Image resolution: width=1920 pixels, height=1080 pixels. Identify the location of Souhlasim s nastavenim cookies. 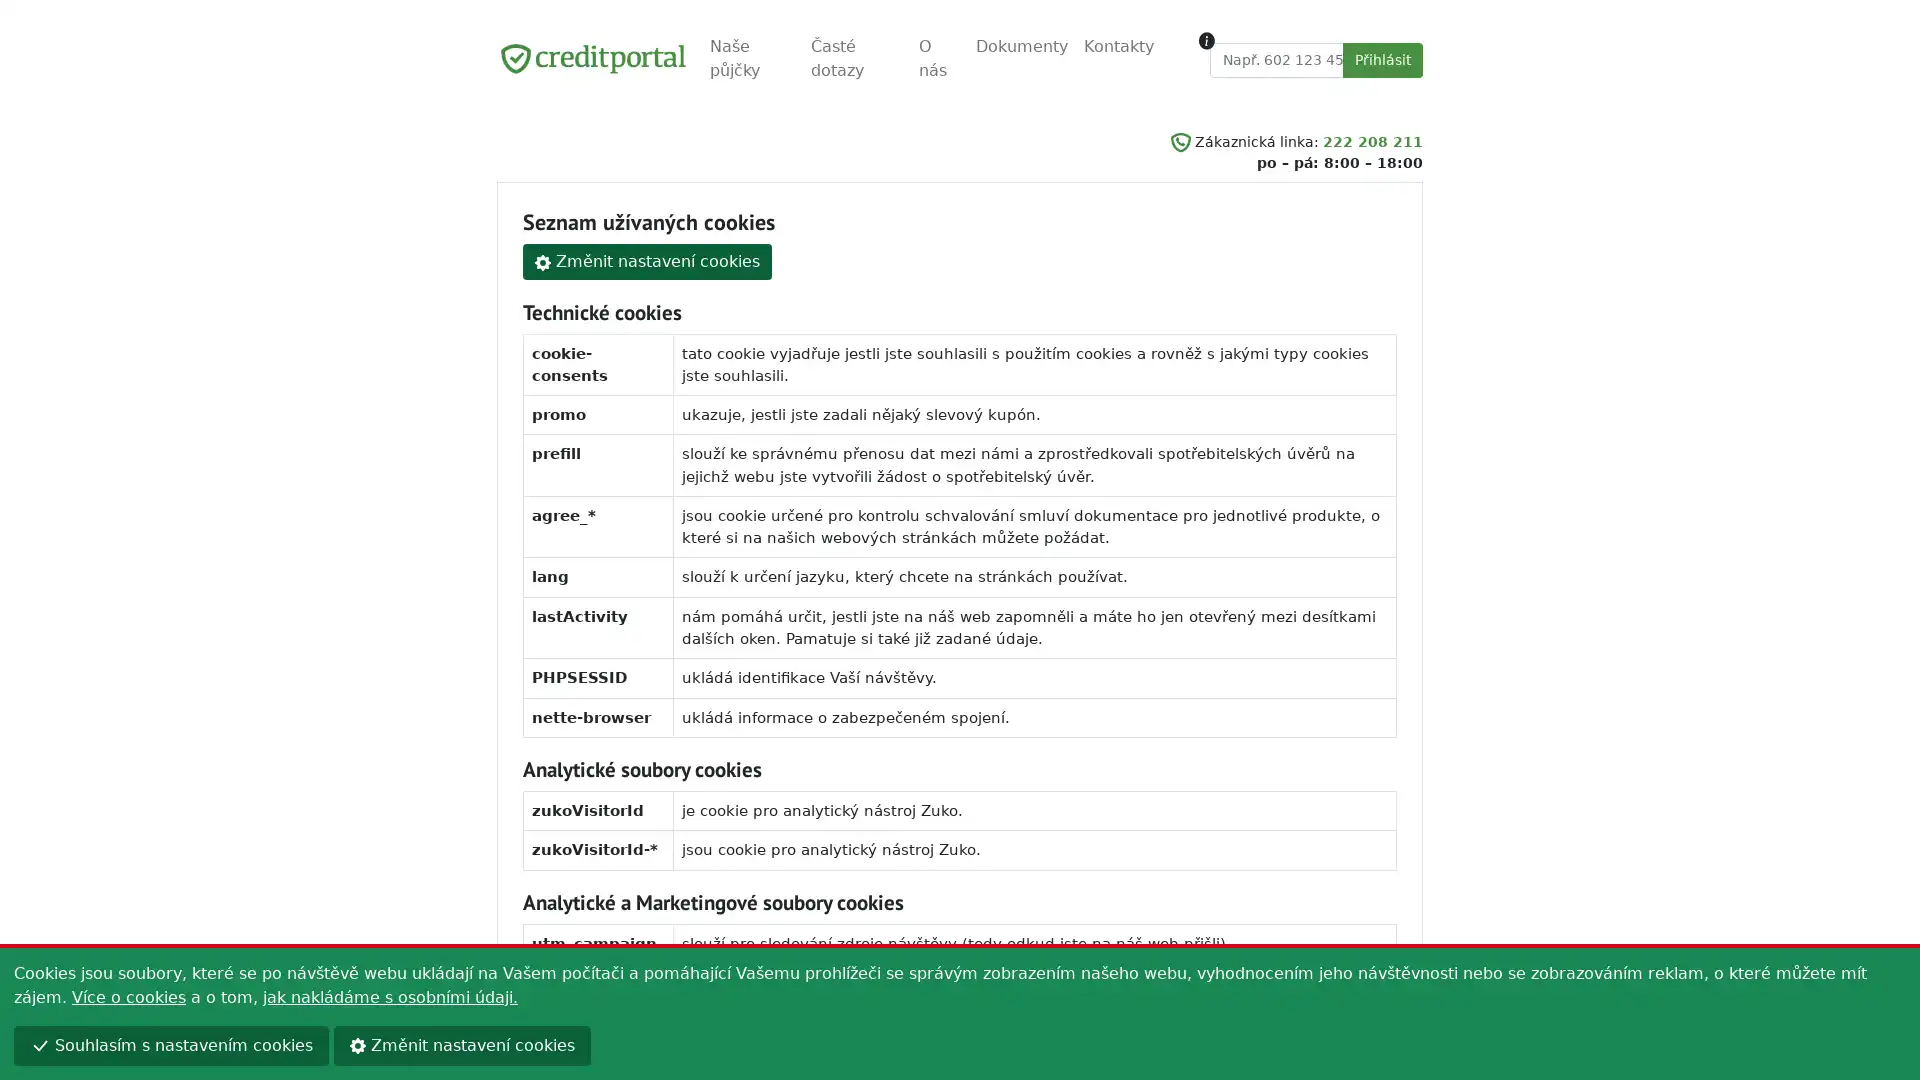
(171, 1044).